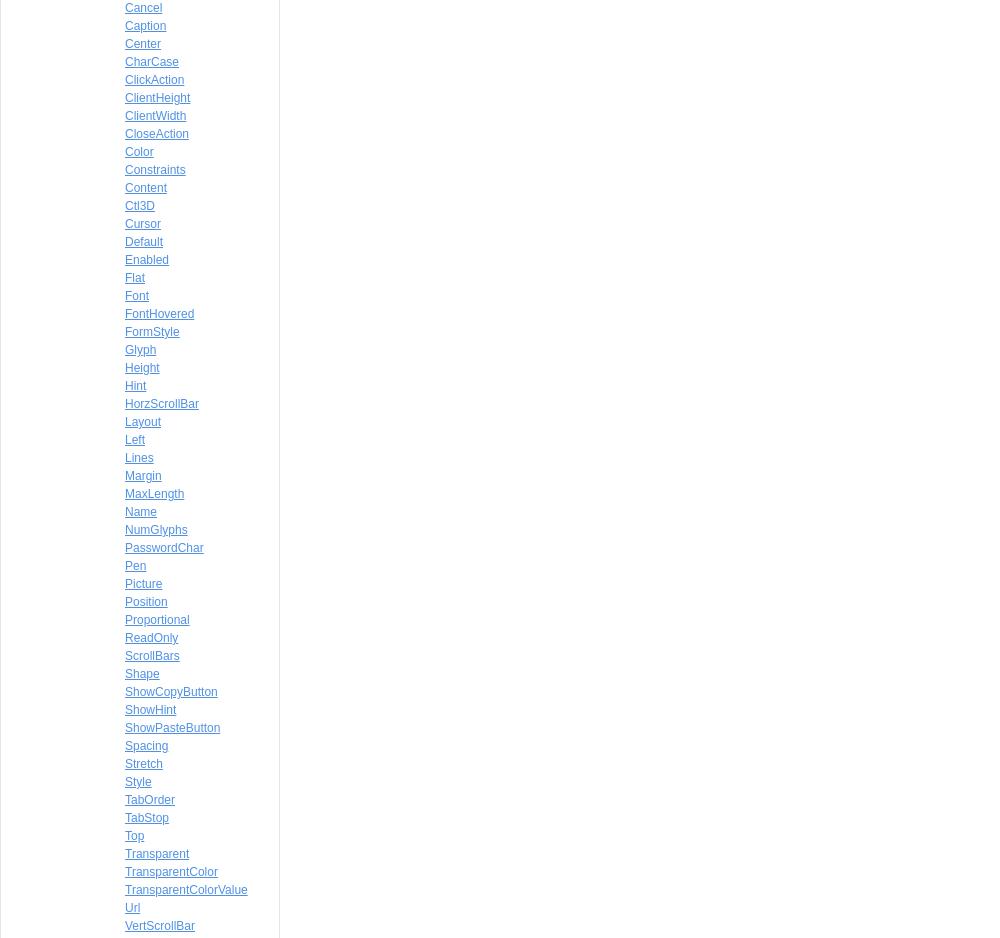 The width and height of the screenshot is (1000, 938). I want to click on 'Proportional', so click(157, 620).